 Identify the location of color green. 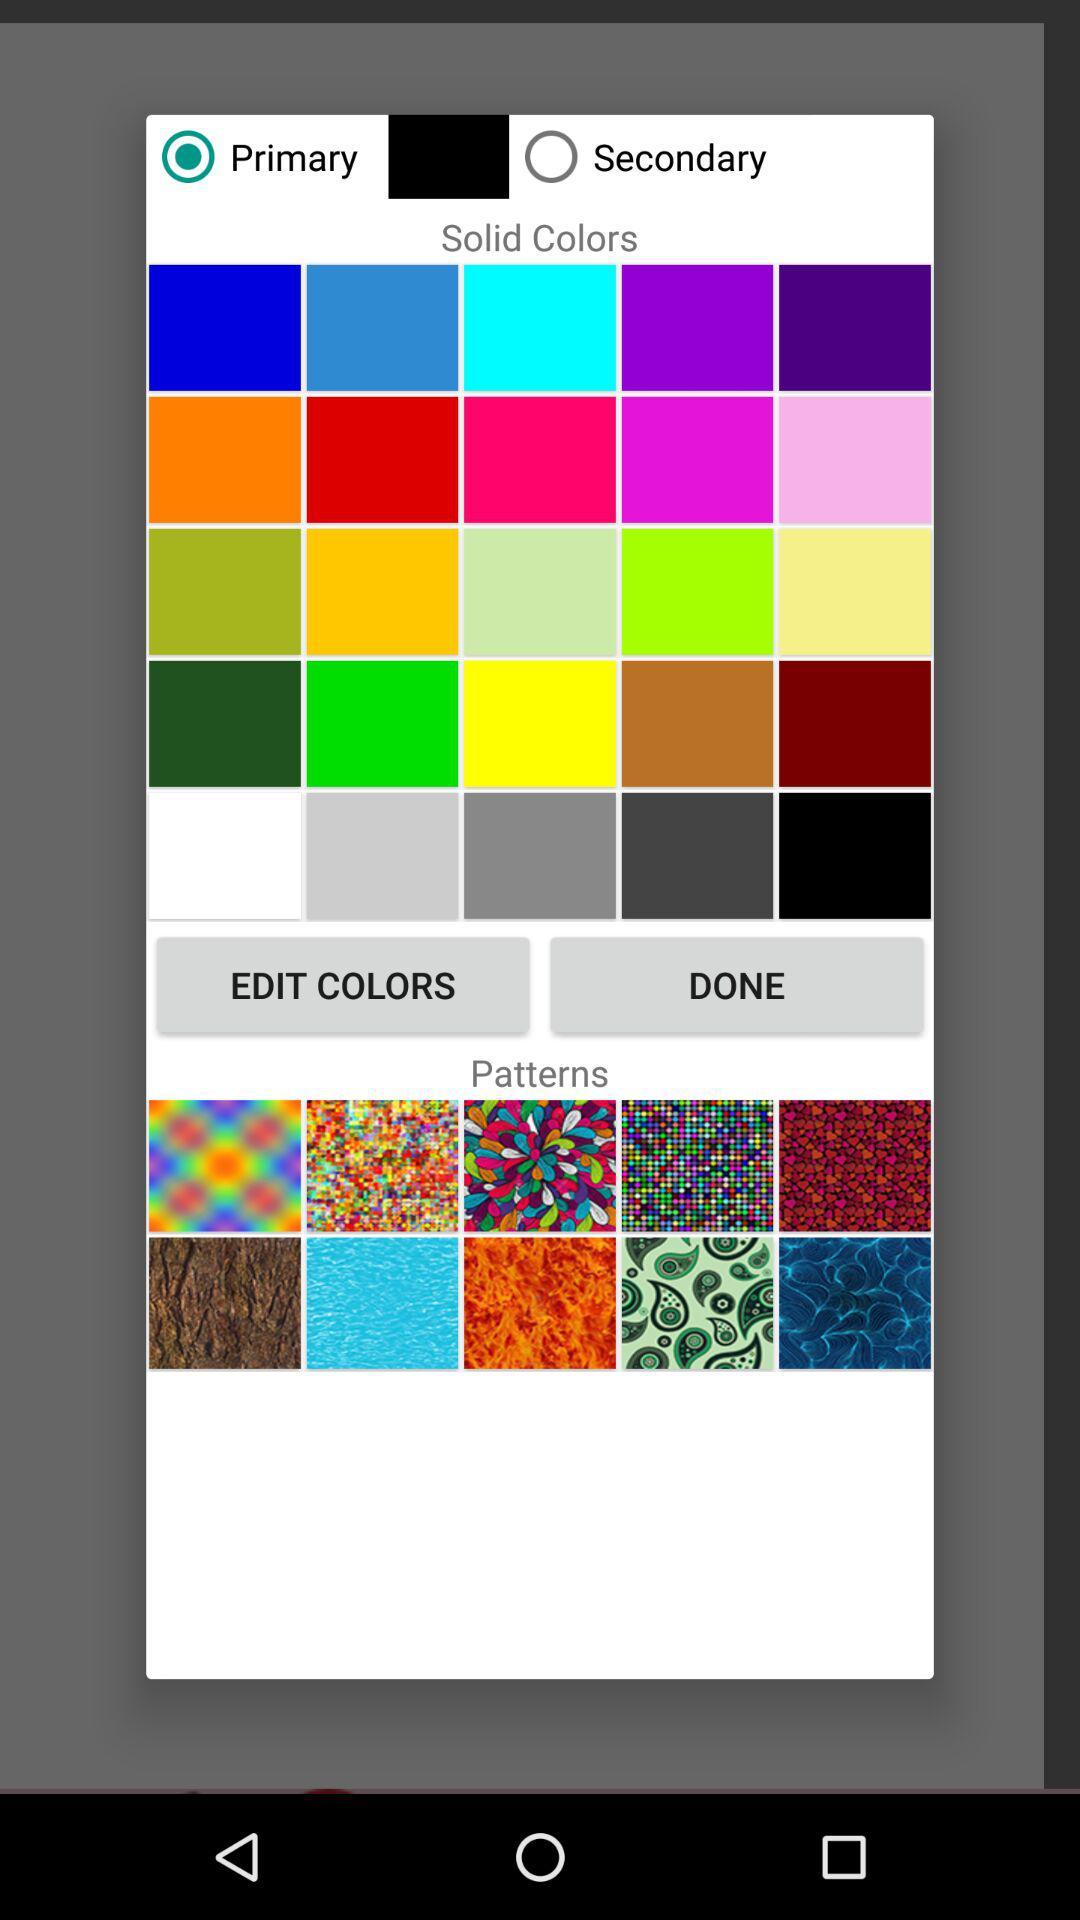
(382, 722).